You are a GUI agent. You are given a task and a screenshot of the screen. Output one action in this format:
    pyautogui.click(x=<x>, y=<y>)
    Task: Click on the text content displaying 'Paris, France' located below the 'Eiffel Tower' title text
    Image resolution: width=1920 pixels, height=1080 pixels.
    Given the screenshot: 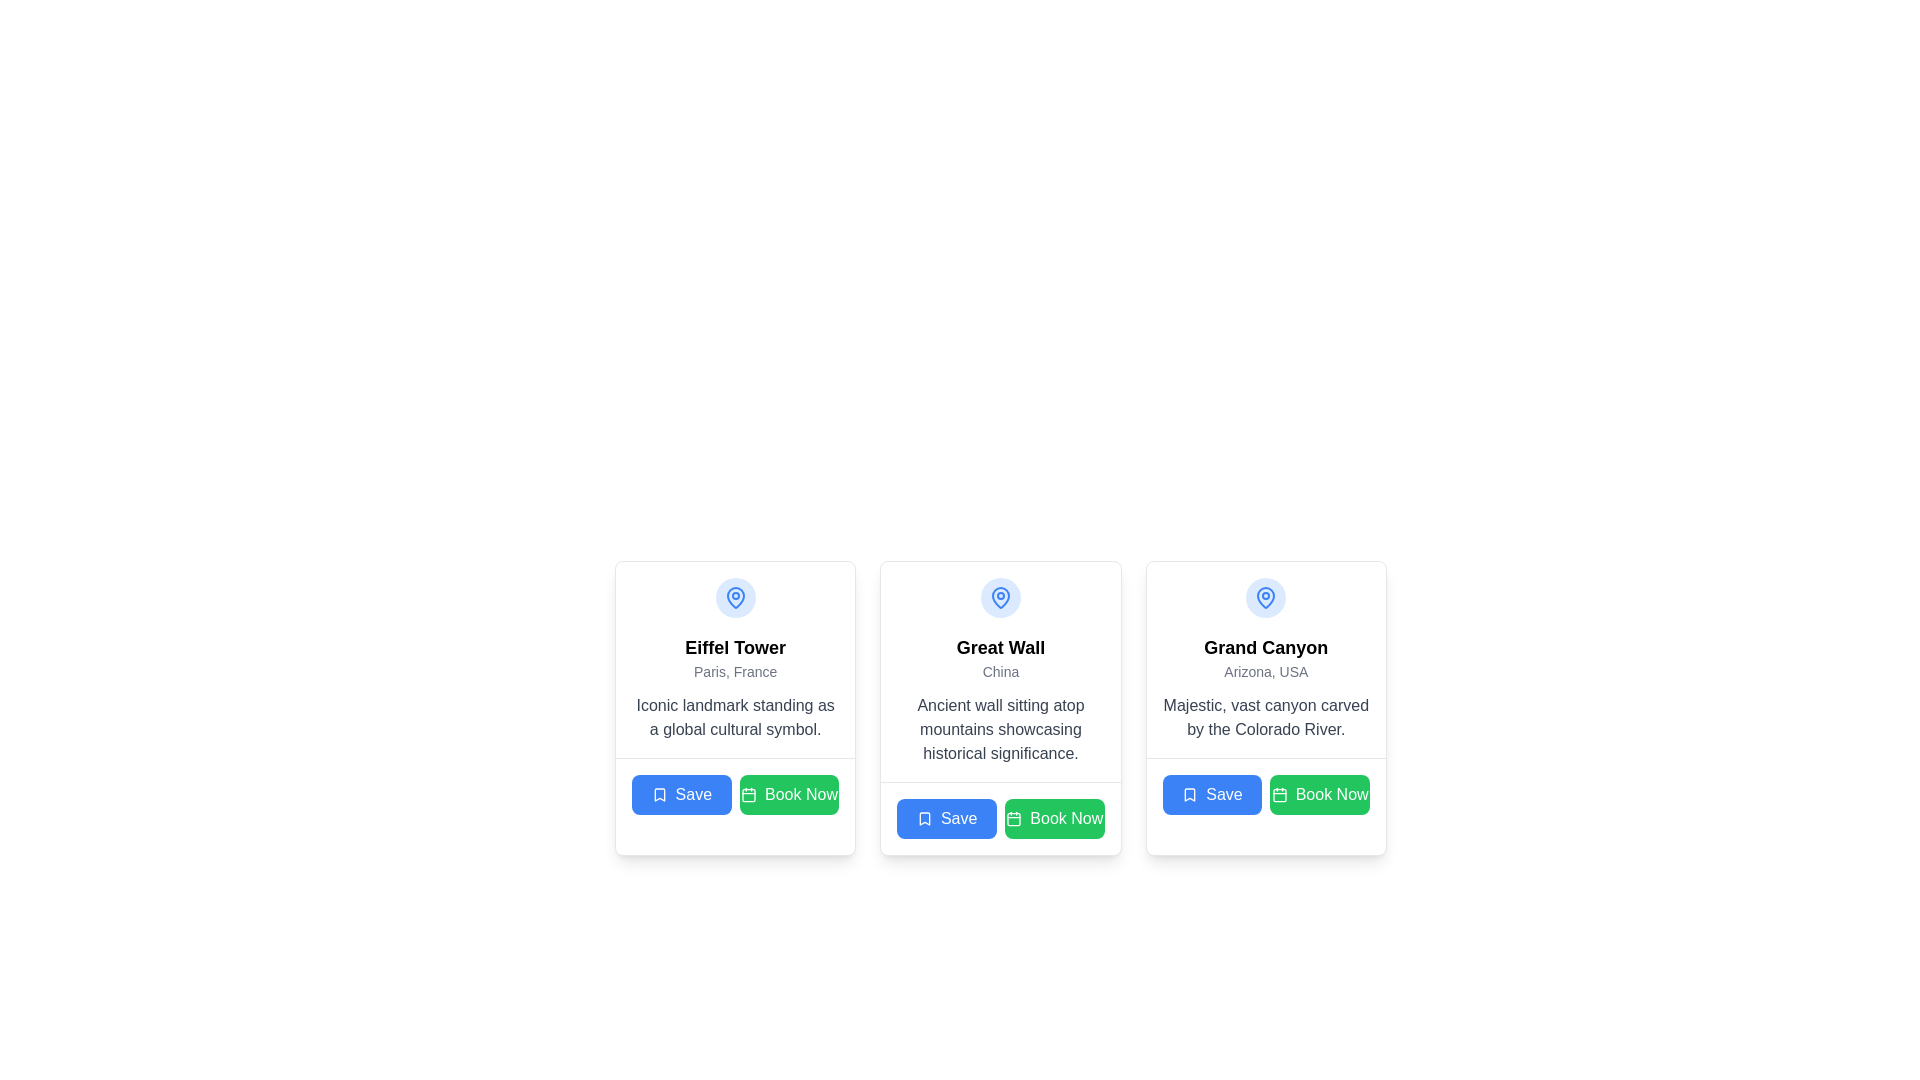 What is the action you would take?
    pyautogui.click(x=734, y=671)
    